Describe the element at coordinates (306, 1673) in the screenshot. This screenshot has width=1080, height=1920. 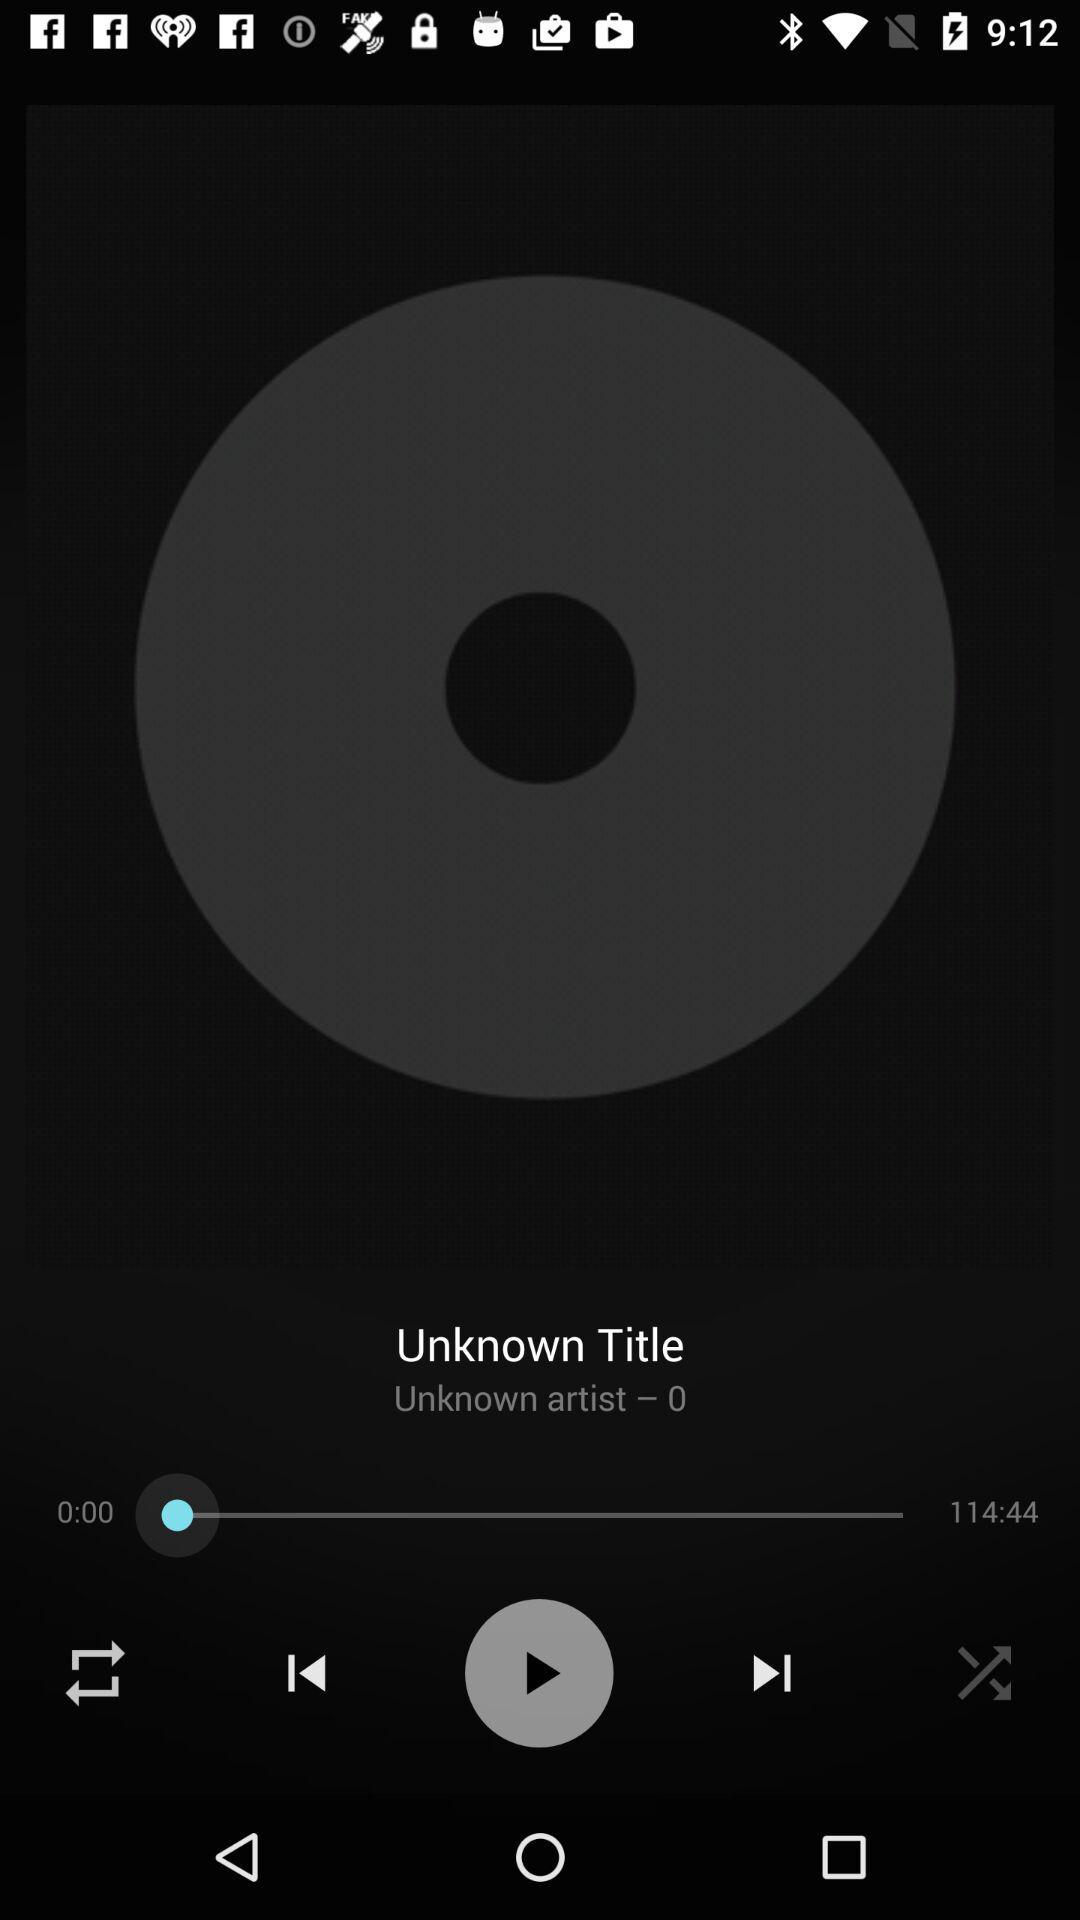
I see `previous song` at that location.